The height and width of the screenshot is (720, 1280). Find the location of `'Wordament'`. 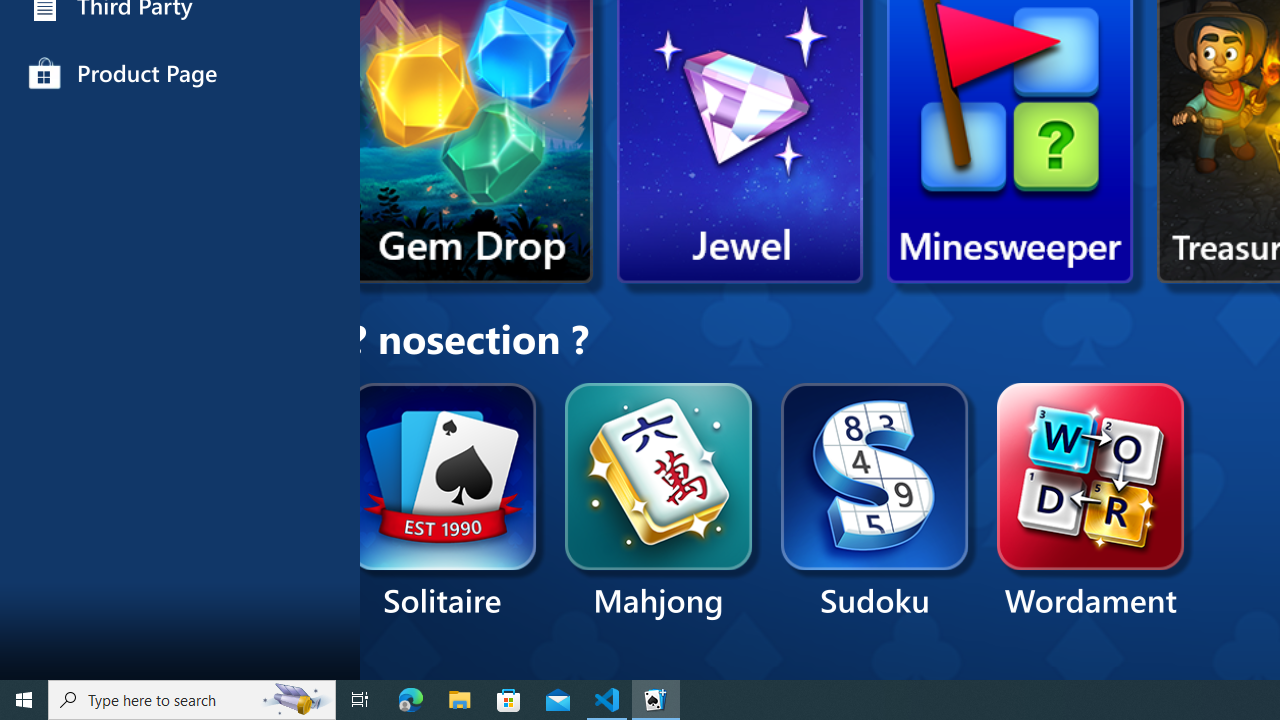

'Wordament' is located at coordinates (1089, 501).